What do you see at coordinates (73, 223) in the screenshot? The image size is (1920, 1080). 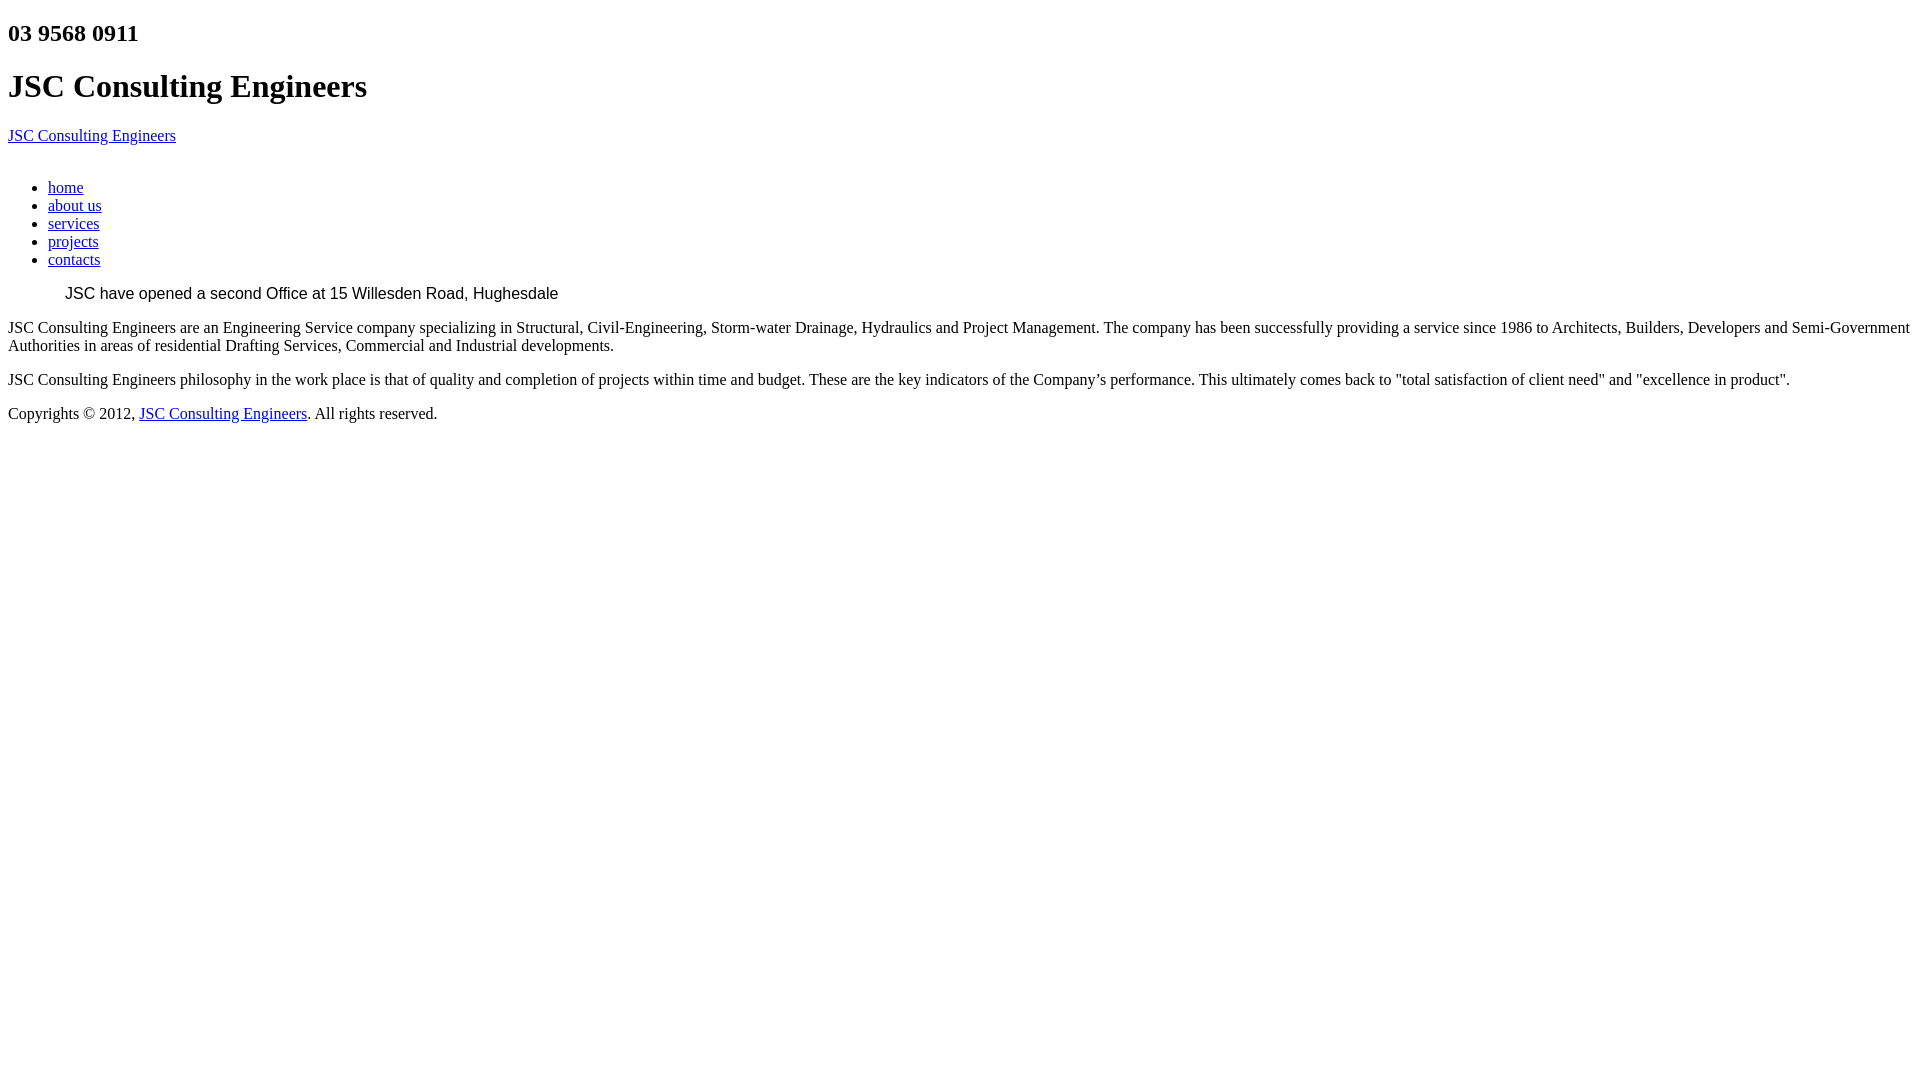 I see `'services'` at bounding box center [73, 223].